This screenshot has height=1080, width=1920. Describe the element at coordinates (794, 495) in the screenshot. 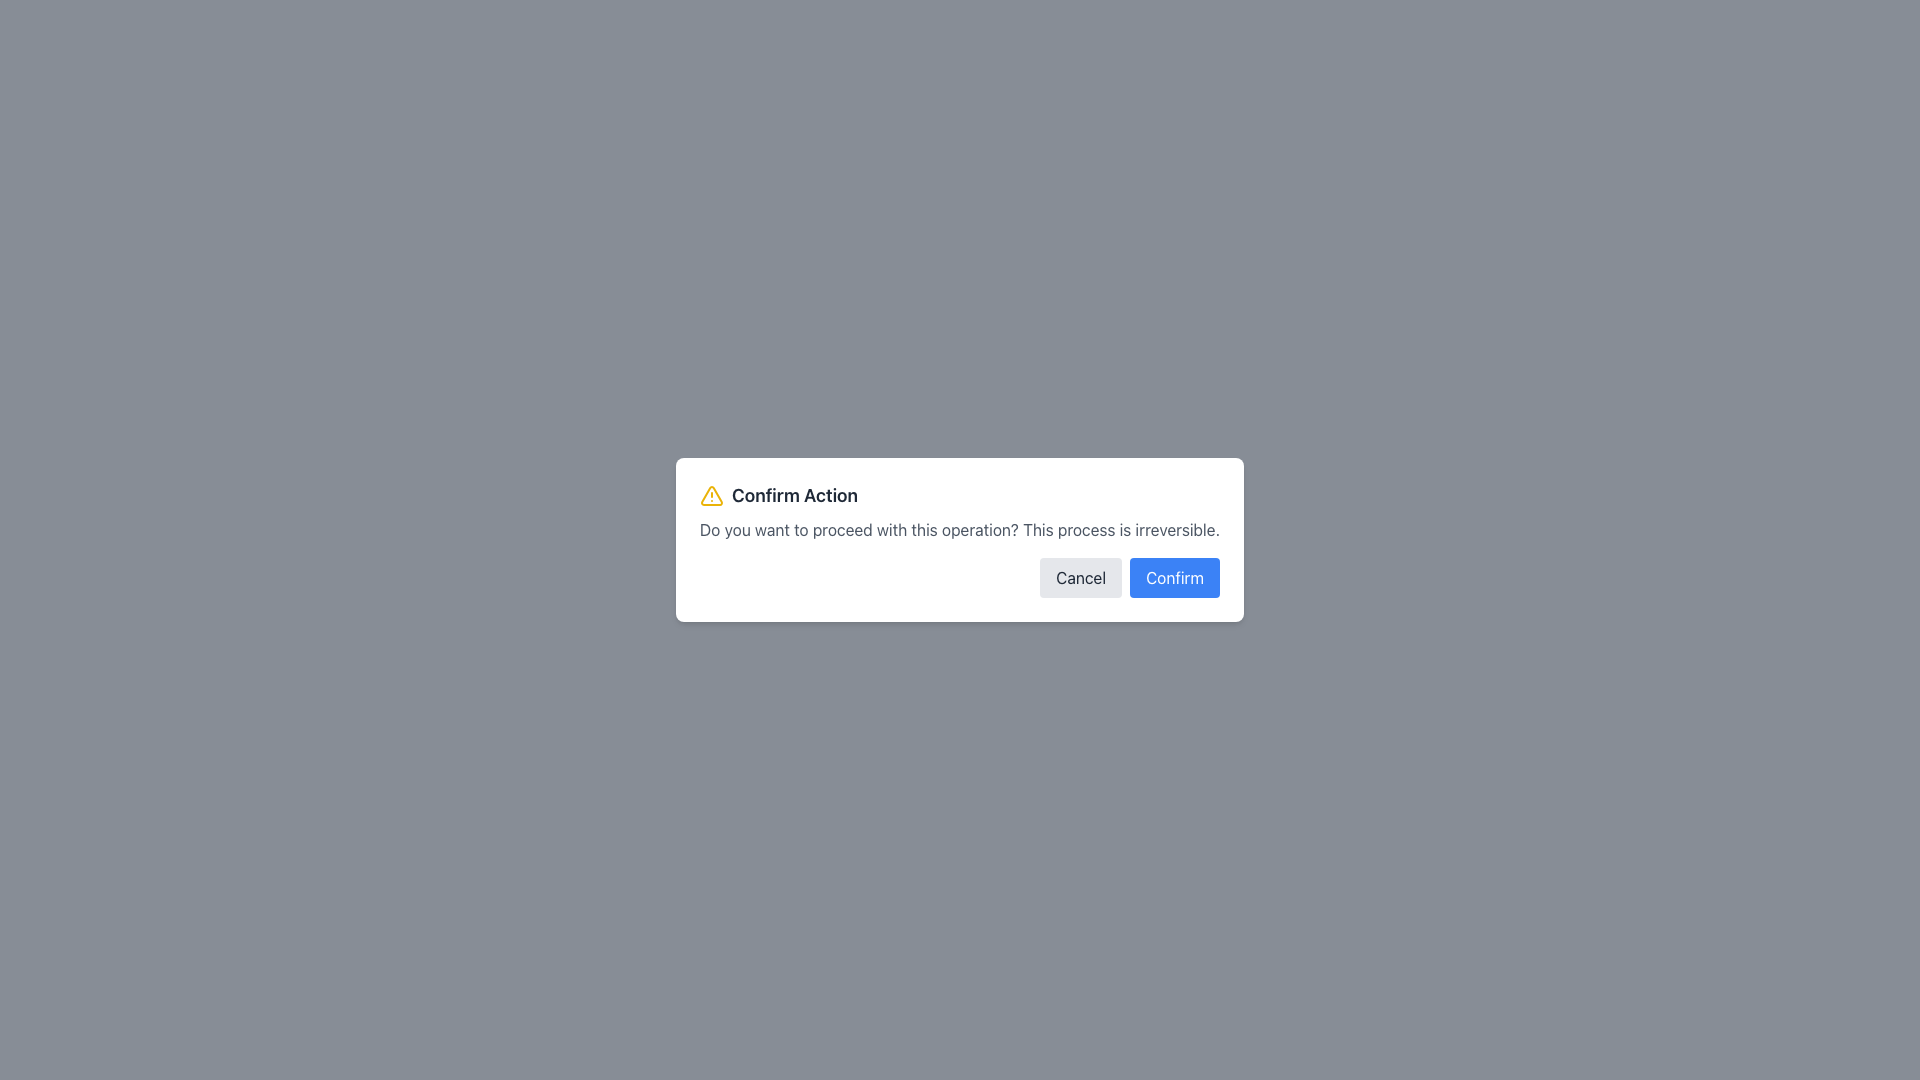

I see `text displayed in the 'Confirm Action' text label that is located at the top of the dialog box, adjacent to the yellow warning icon` at that location.